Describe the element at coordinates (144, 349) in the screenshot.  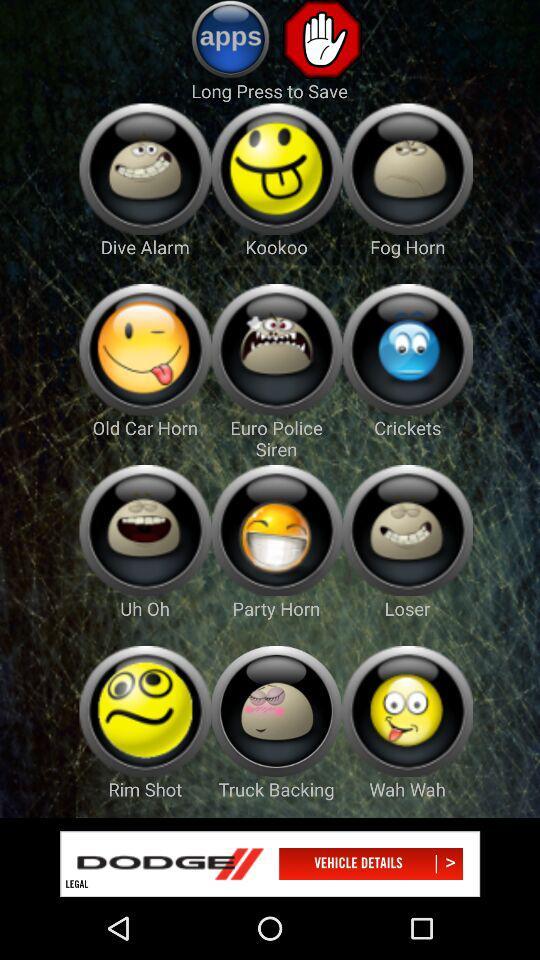
I see `old car horn button` at that location.